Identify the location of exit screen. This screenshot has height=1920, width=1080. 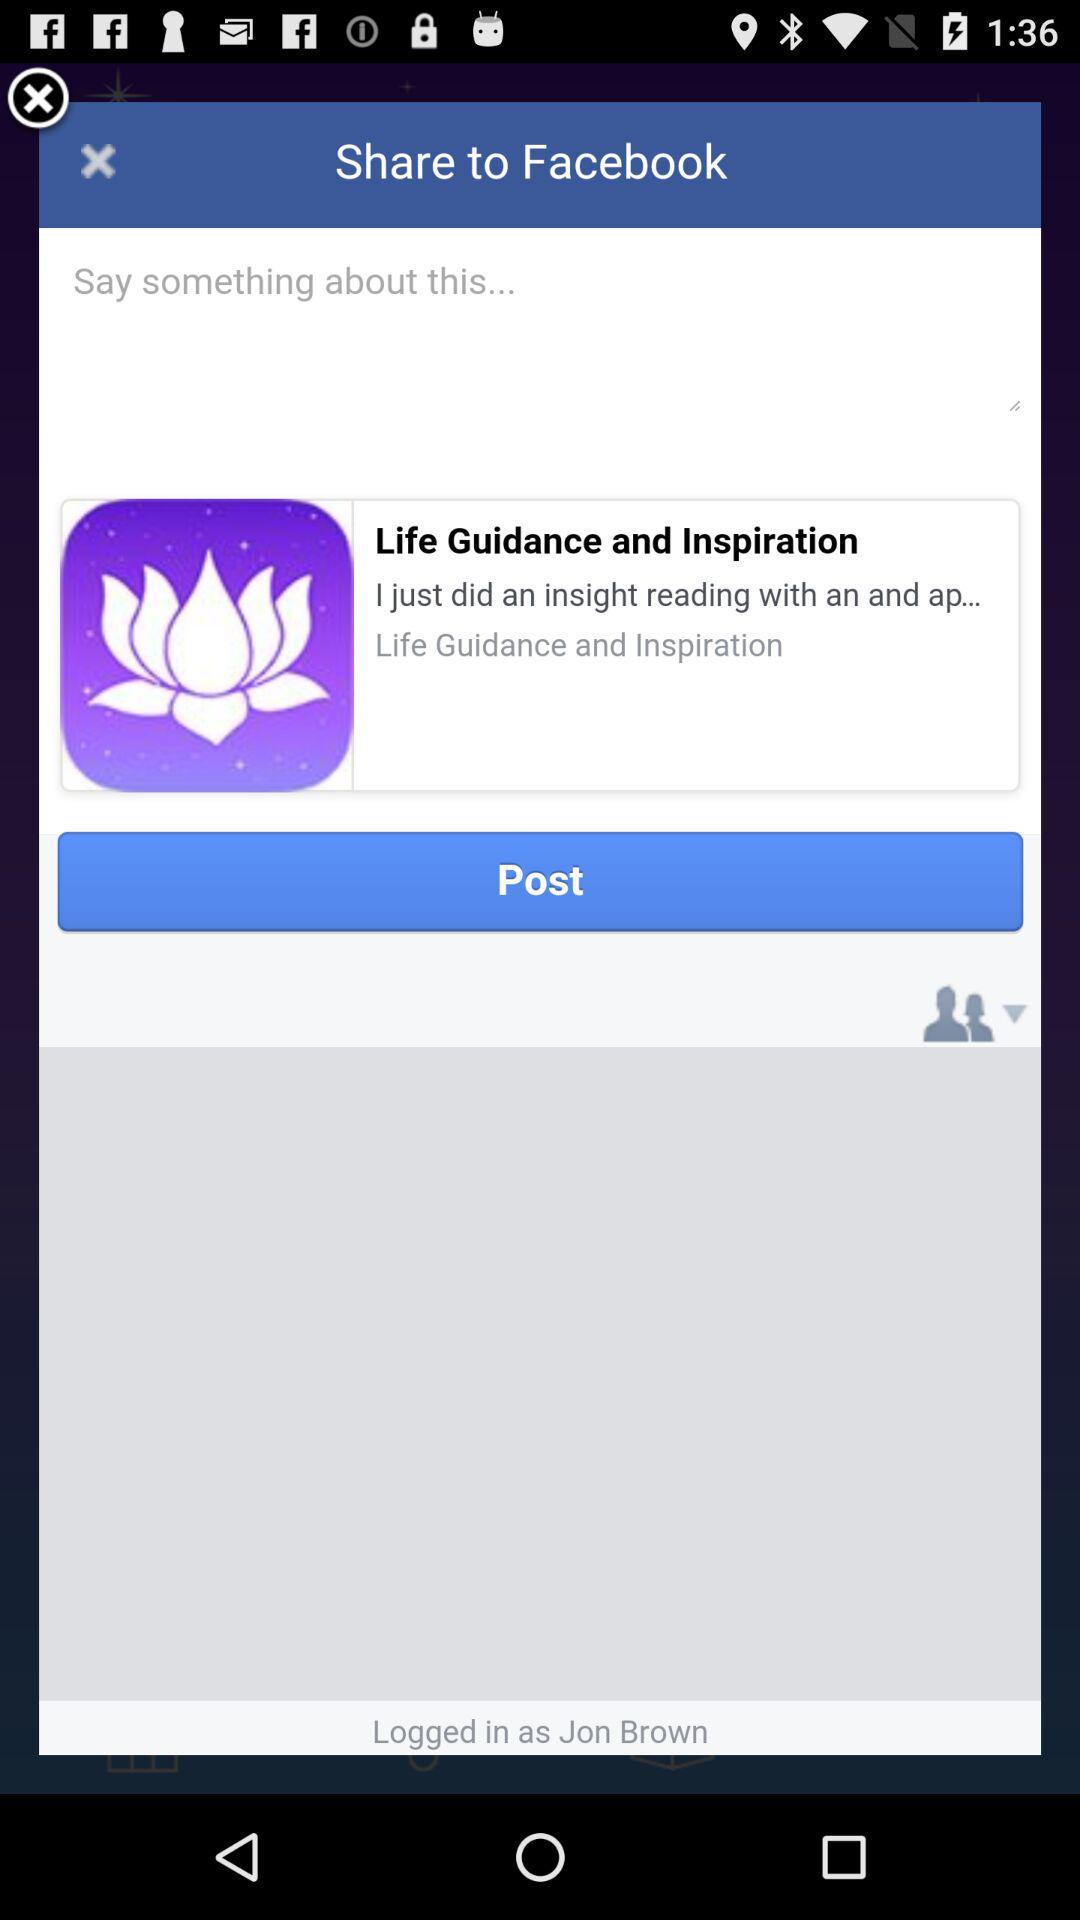
(38, 100).